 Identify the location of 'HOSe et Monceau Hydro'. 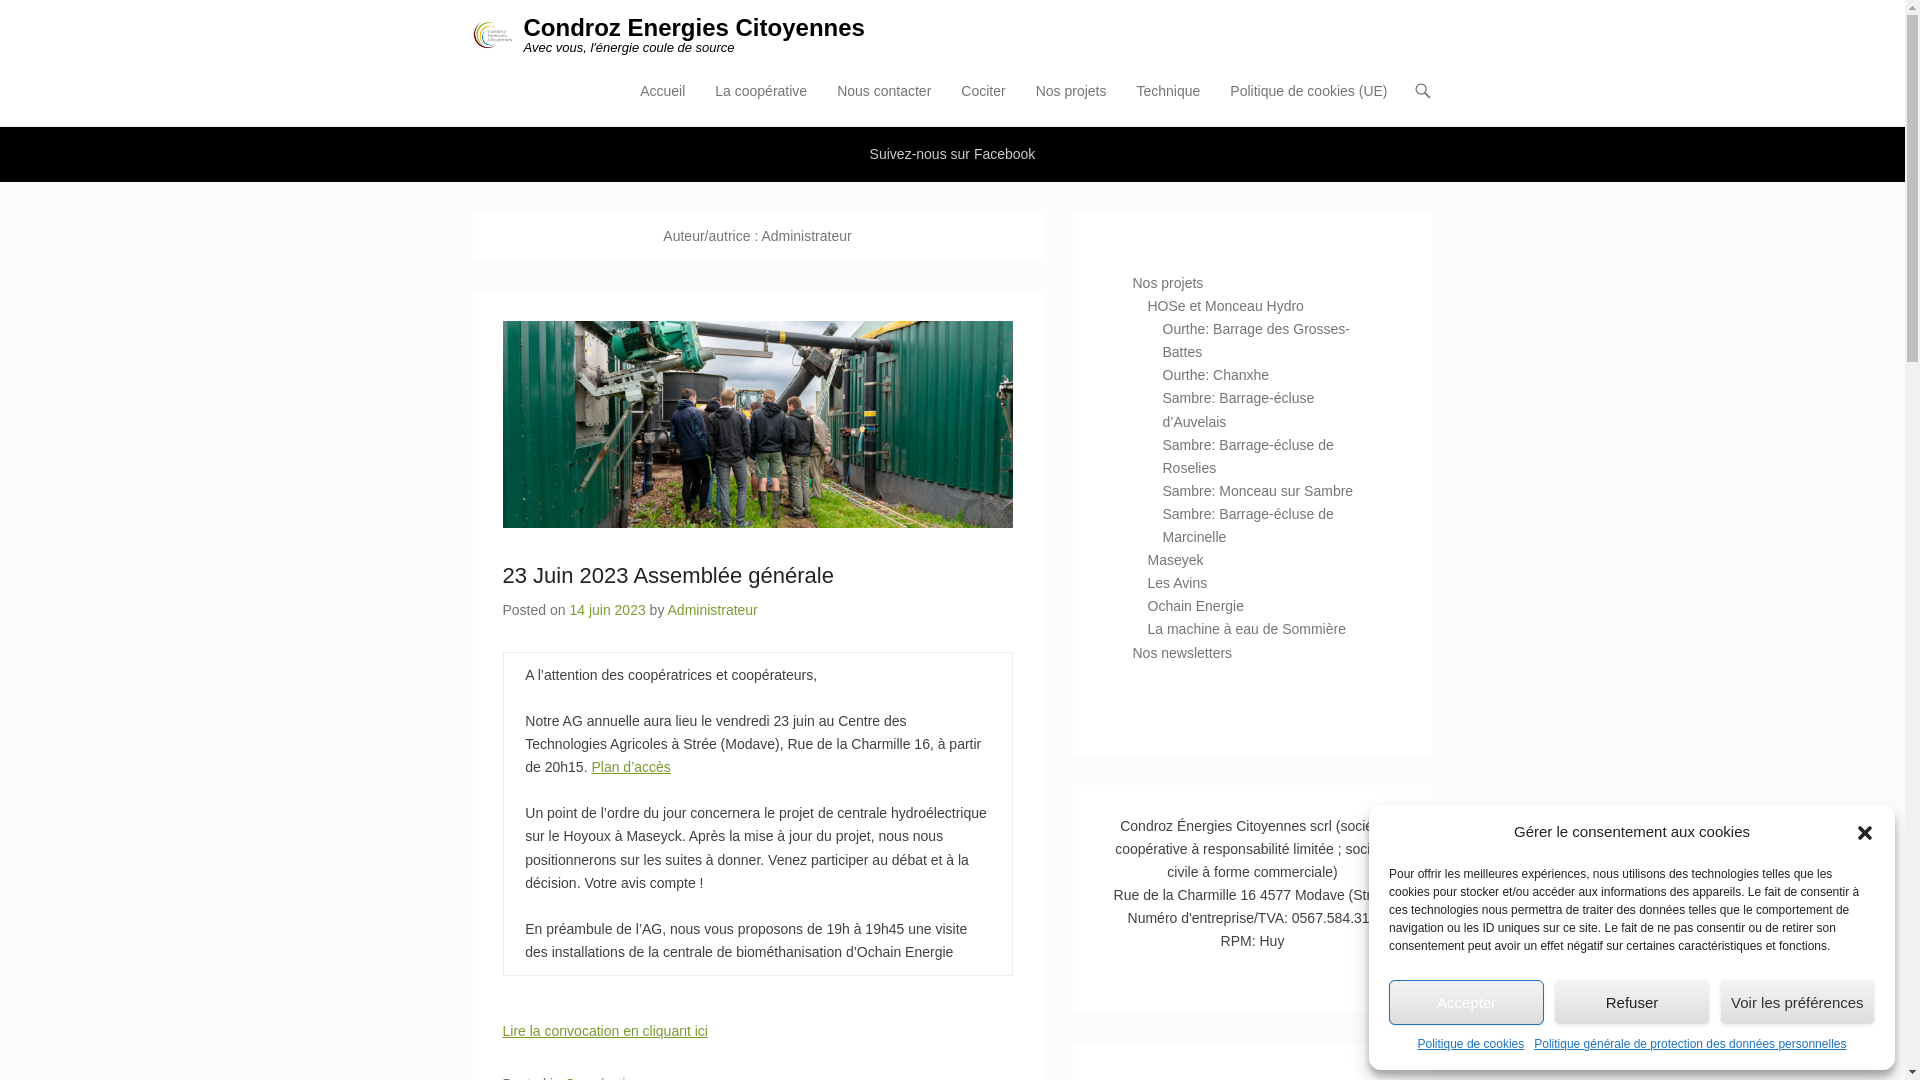
(1224, 305).